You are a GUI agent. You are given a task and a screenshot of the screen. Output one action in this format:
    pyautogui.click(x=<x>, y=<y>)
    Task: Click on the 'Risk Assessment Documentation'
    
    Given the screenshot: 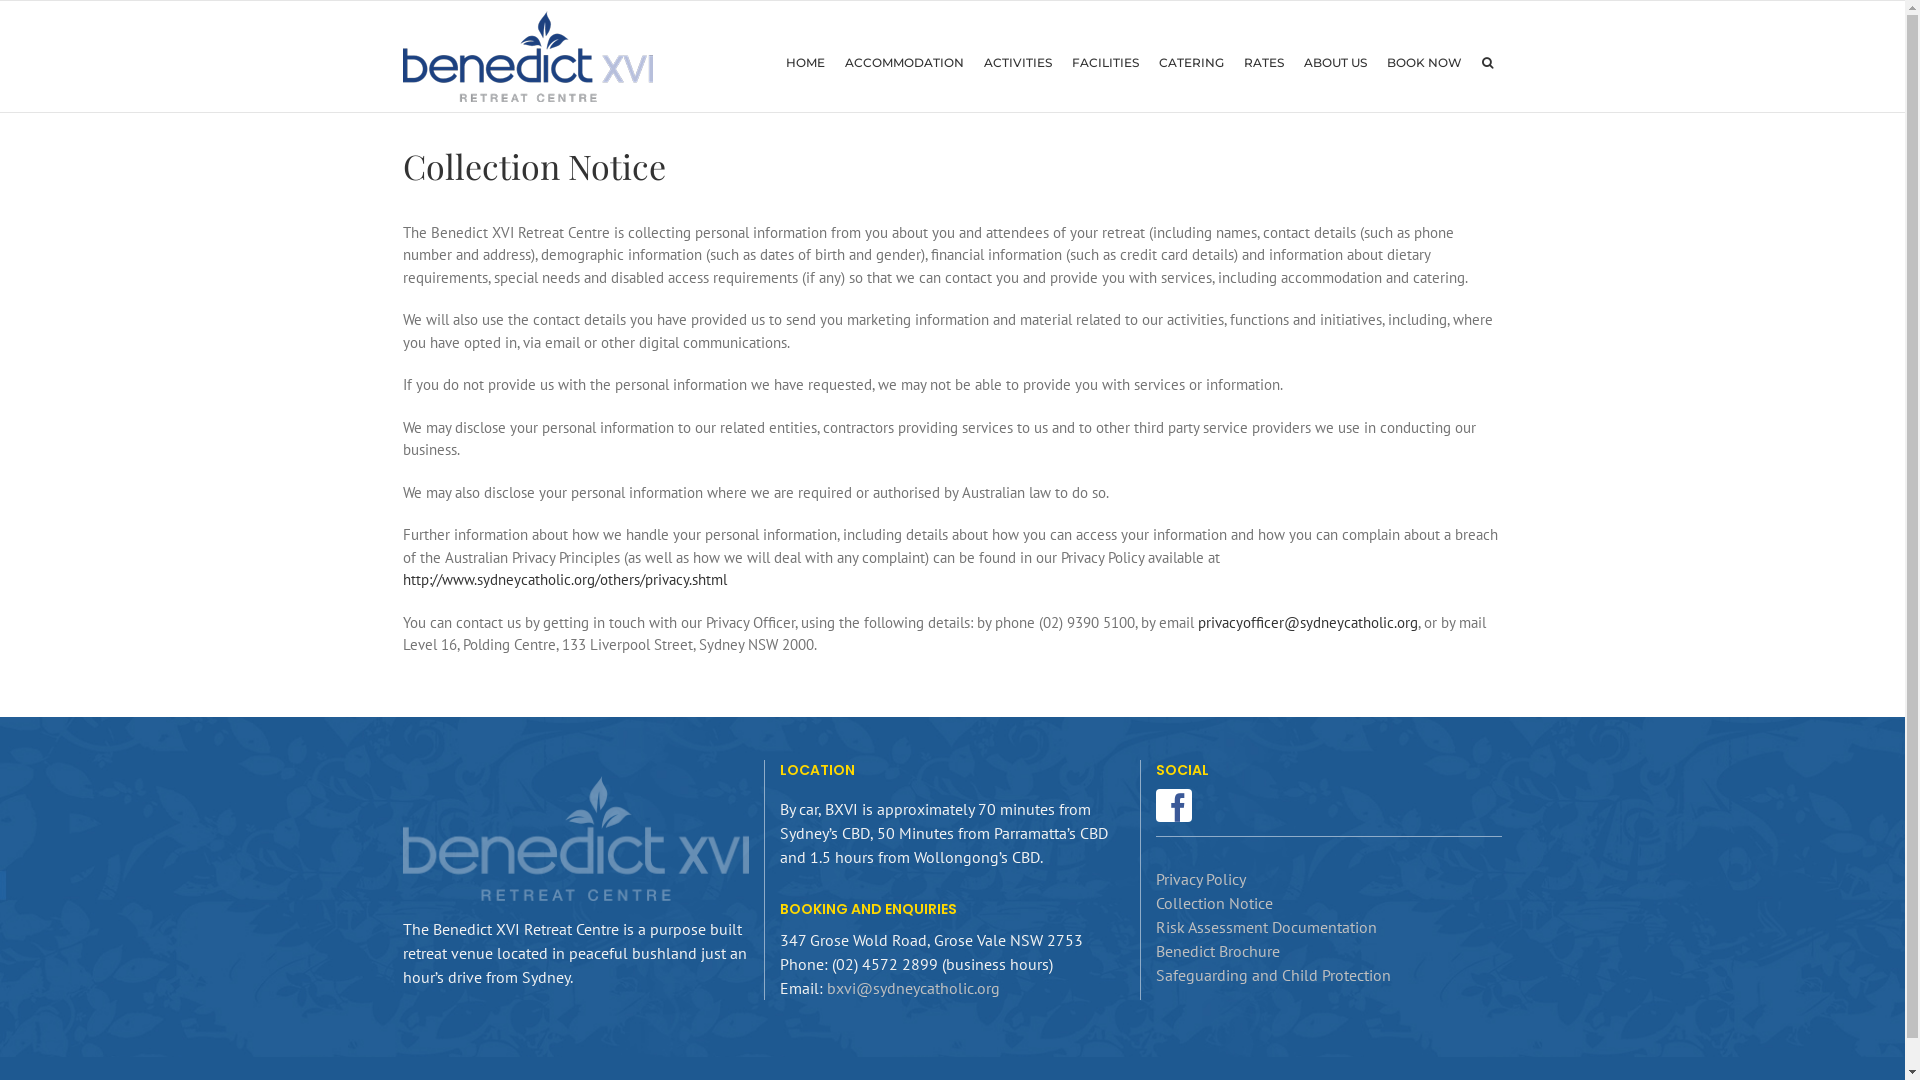 What is the action you would take?
    pyautogui.click(x=1265, y=926)
    